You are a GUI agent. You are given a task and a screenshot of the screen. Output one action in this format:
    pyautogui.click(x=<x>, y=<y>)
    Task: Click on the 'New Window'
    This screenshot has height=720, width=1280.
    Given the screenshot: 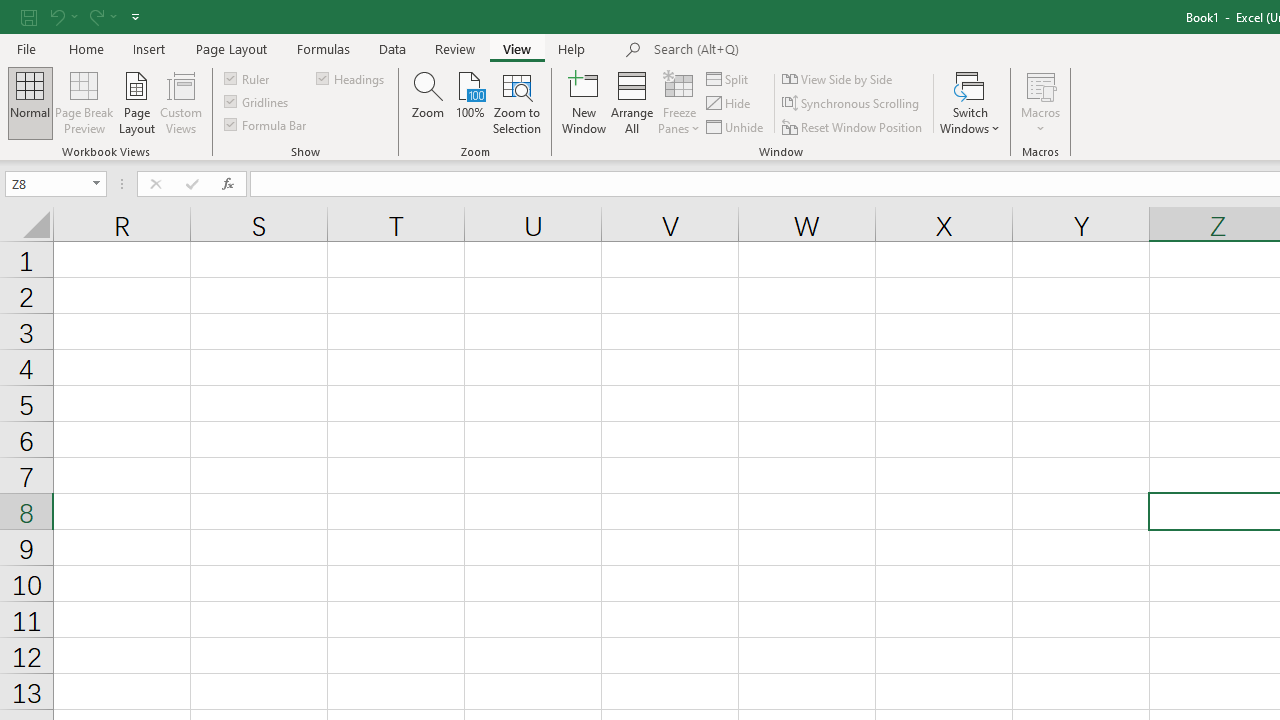 What is the action you would take?
    pyautogui.click(x=583, y=103)
    